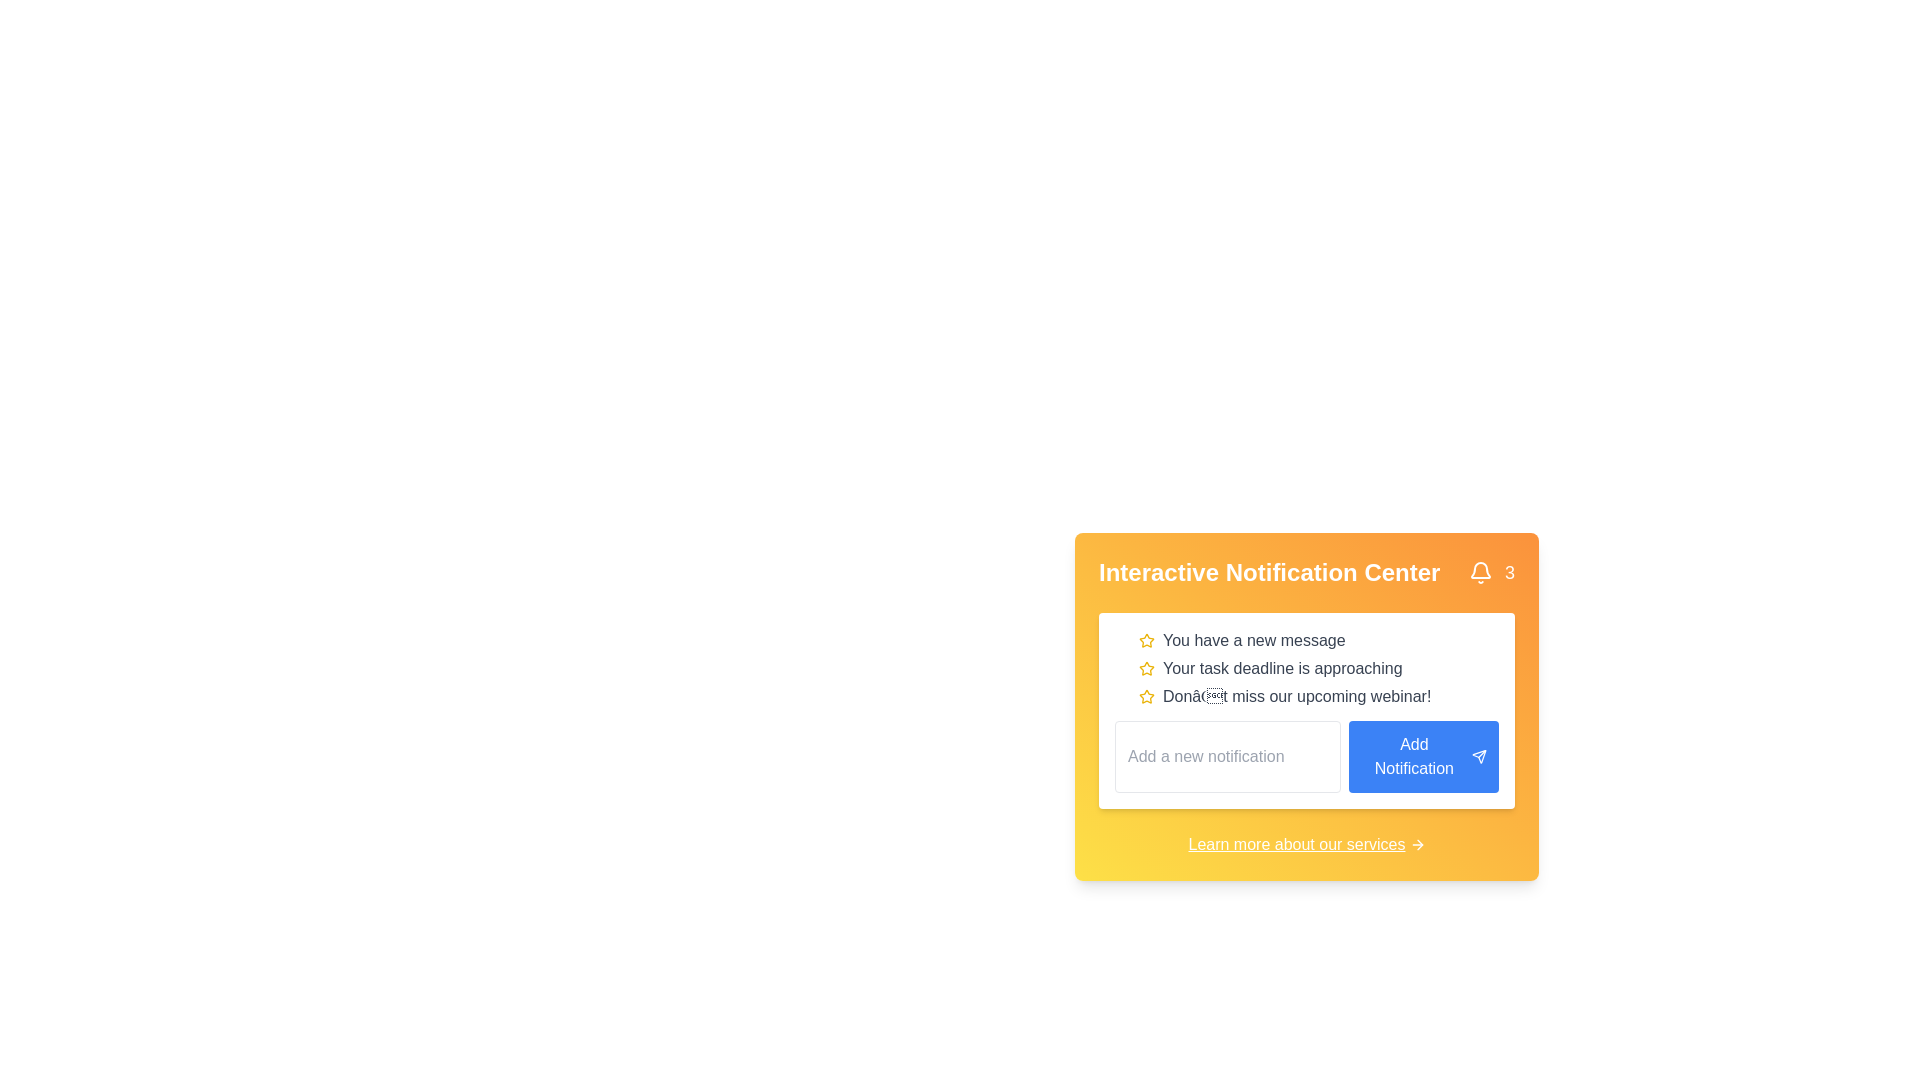  Describe the element at coordinates (1510, 573) in the screenshot. I see `the white text label '3' displayed in bold font on an orange background, located at the top-right corner of the notification interface box` at that location.